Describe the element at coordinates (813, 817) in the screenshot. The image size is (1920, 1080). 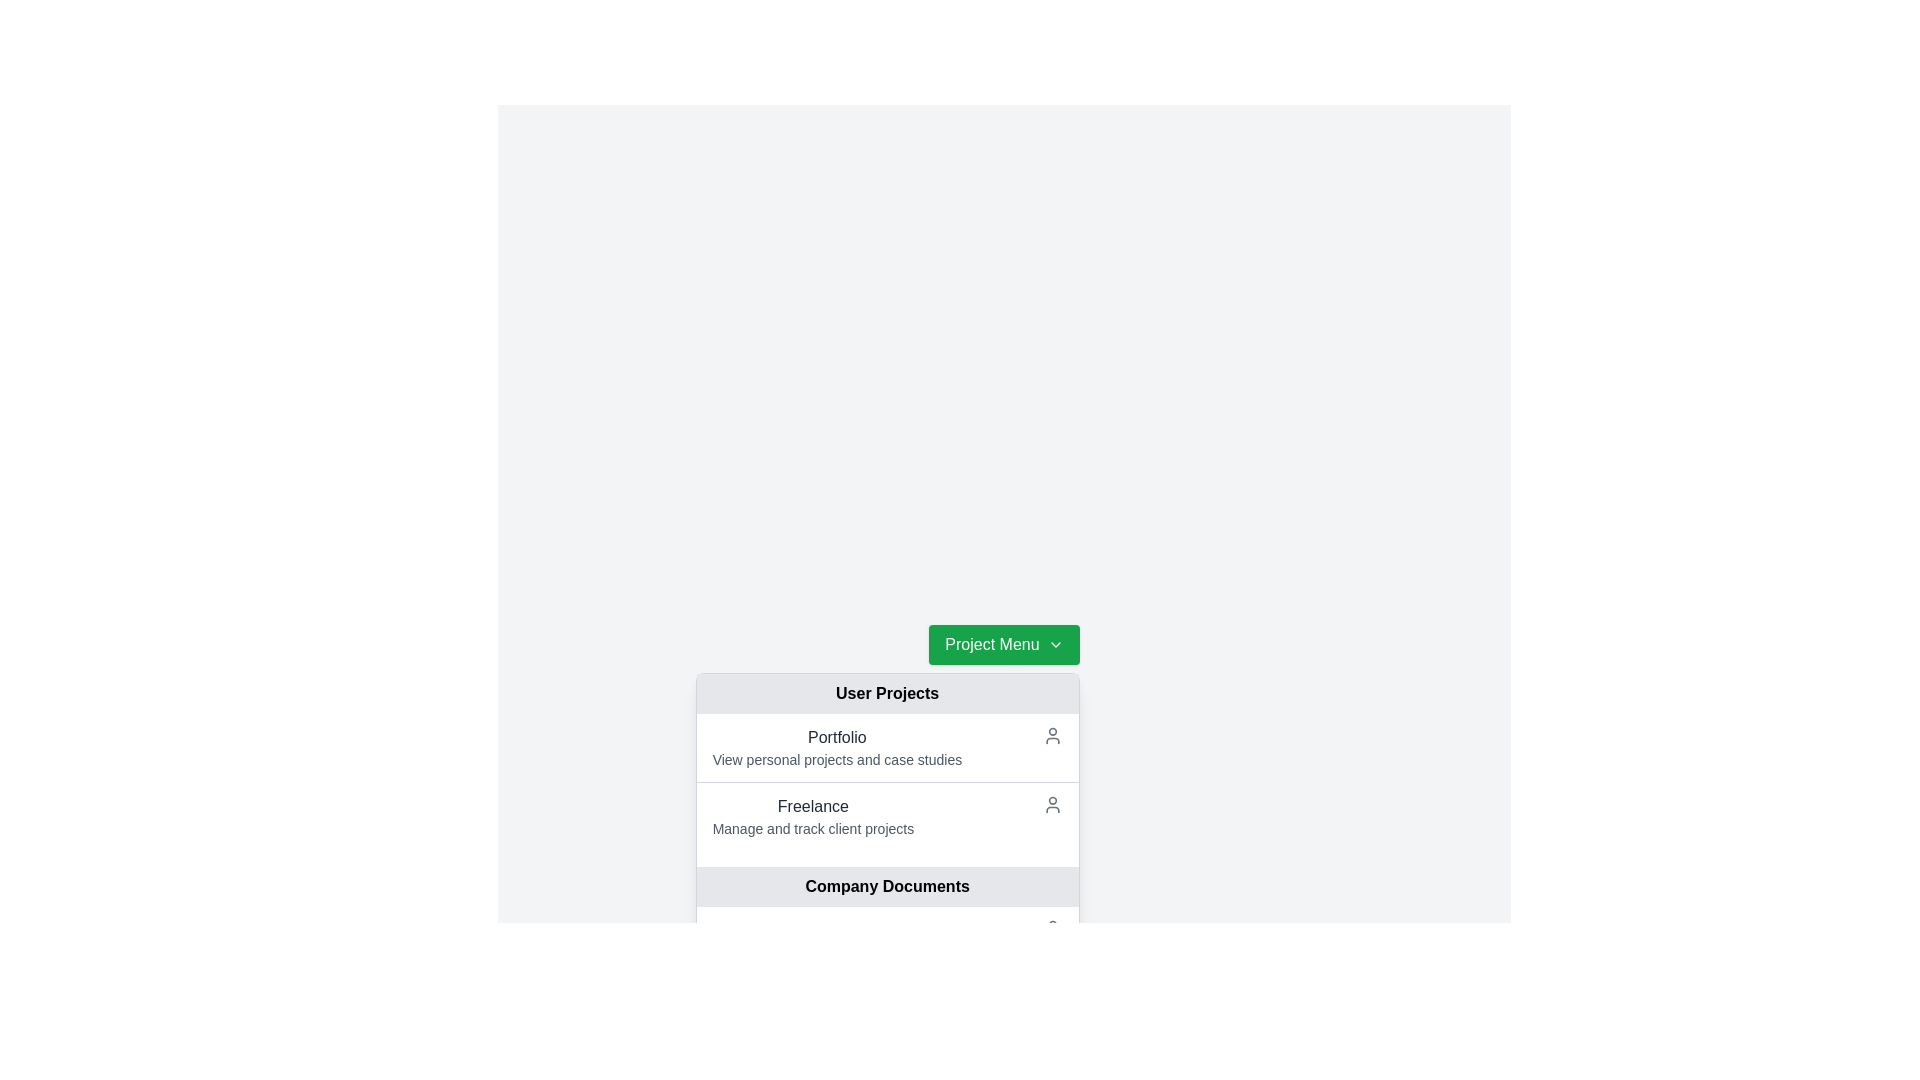
I see `the text displaying 'Freelance'` at that location.